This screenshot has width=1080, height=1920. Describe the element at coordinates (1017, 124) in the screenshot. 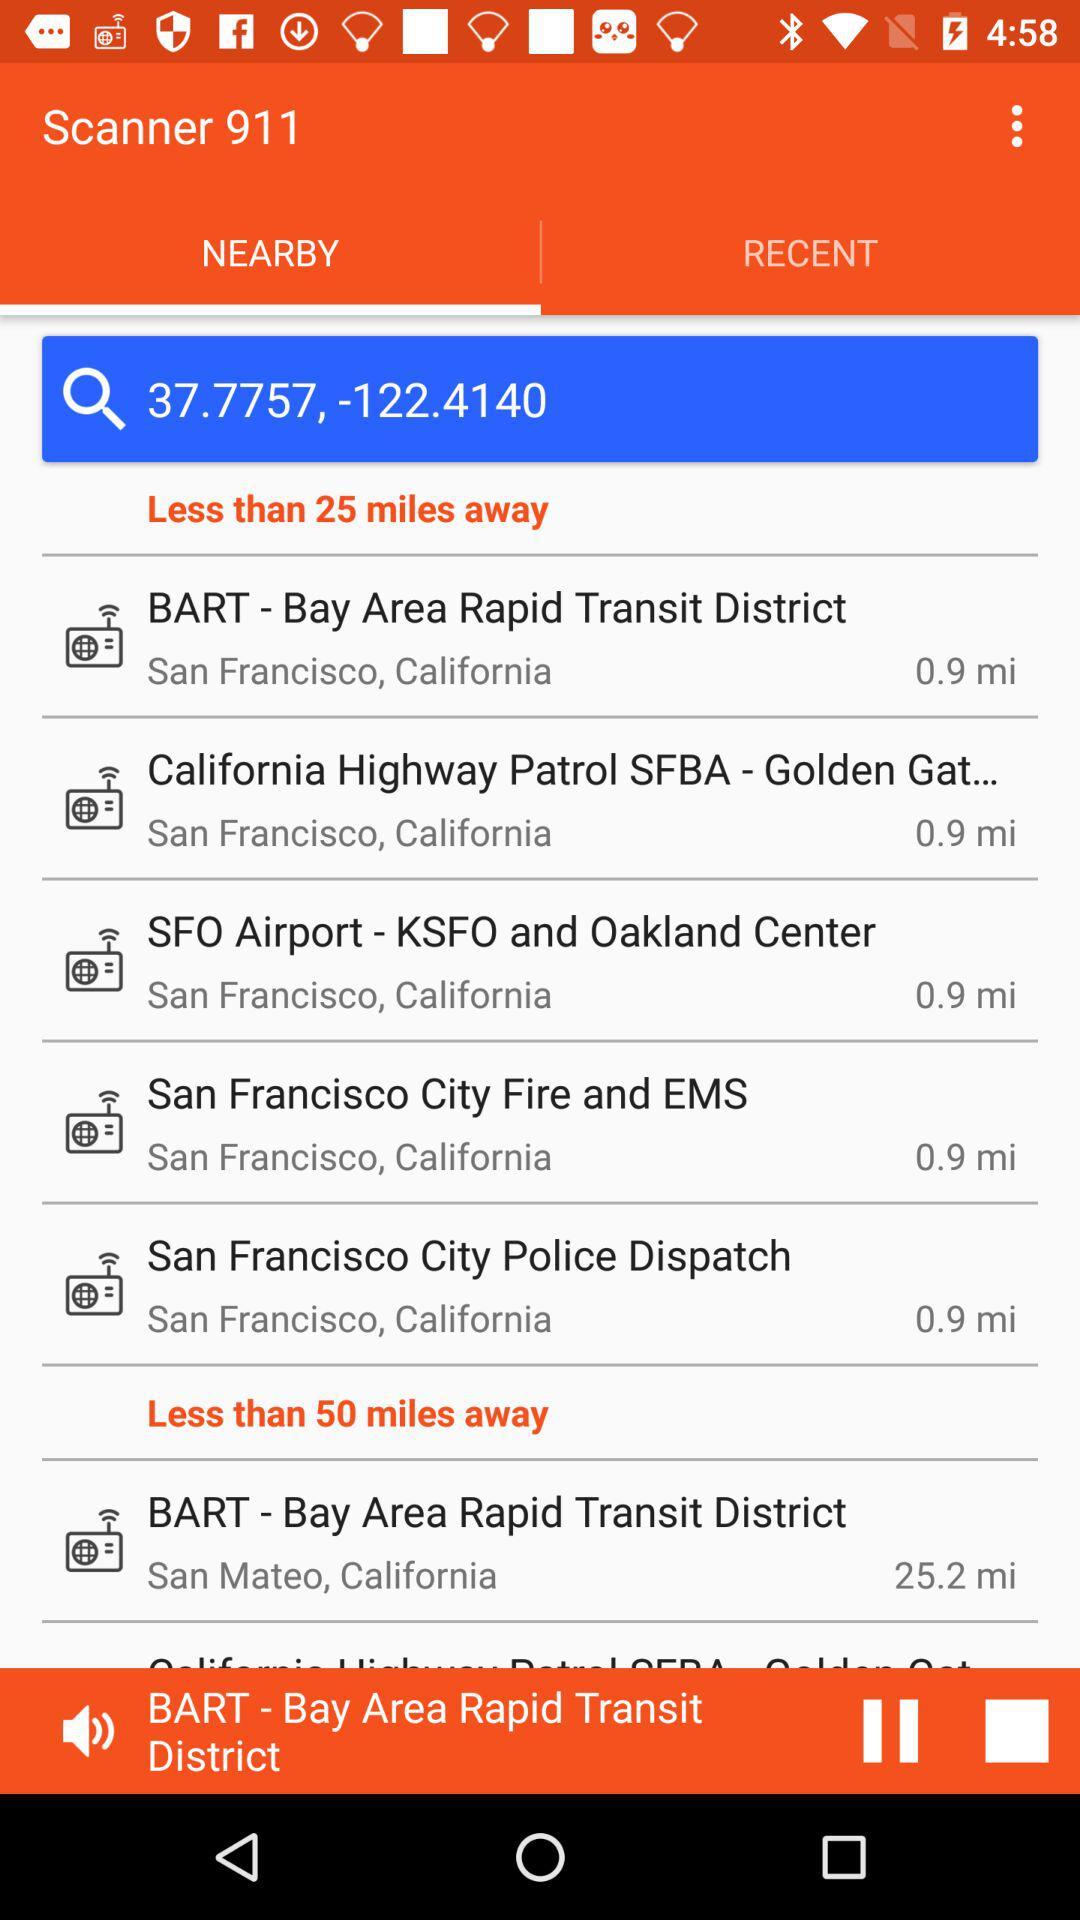

I see `explore more options` at that location.